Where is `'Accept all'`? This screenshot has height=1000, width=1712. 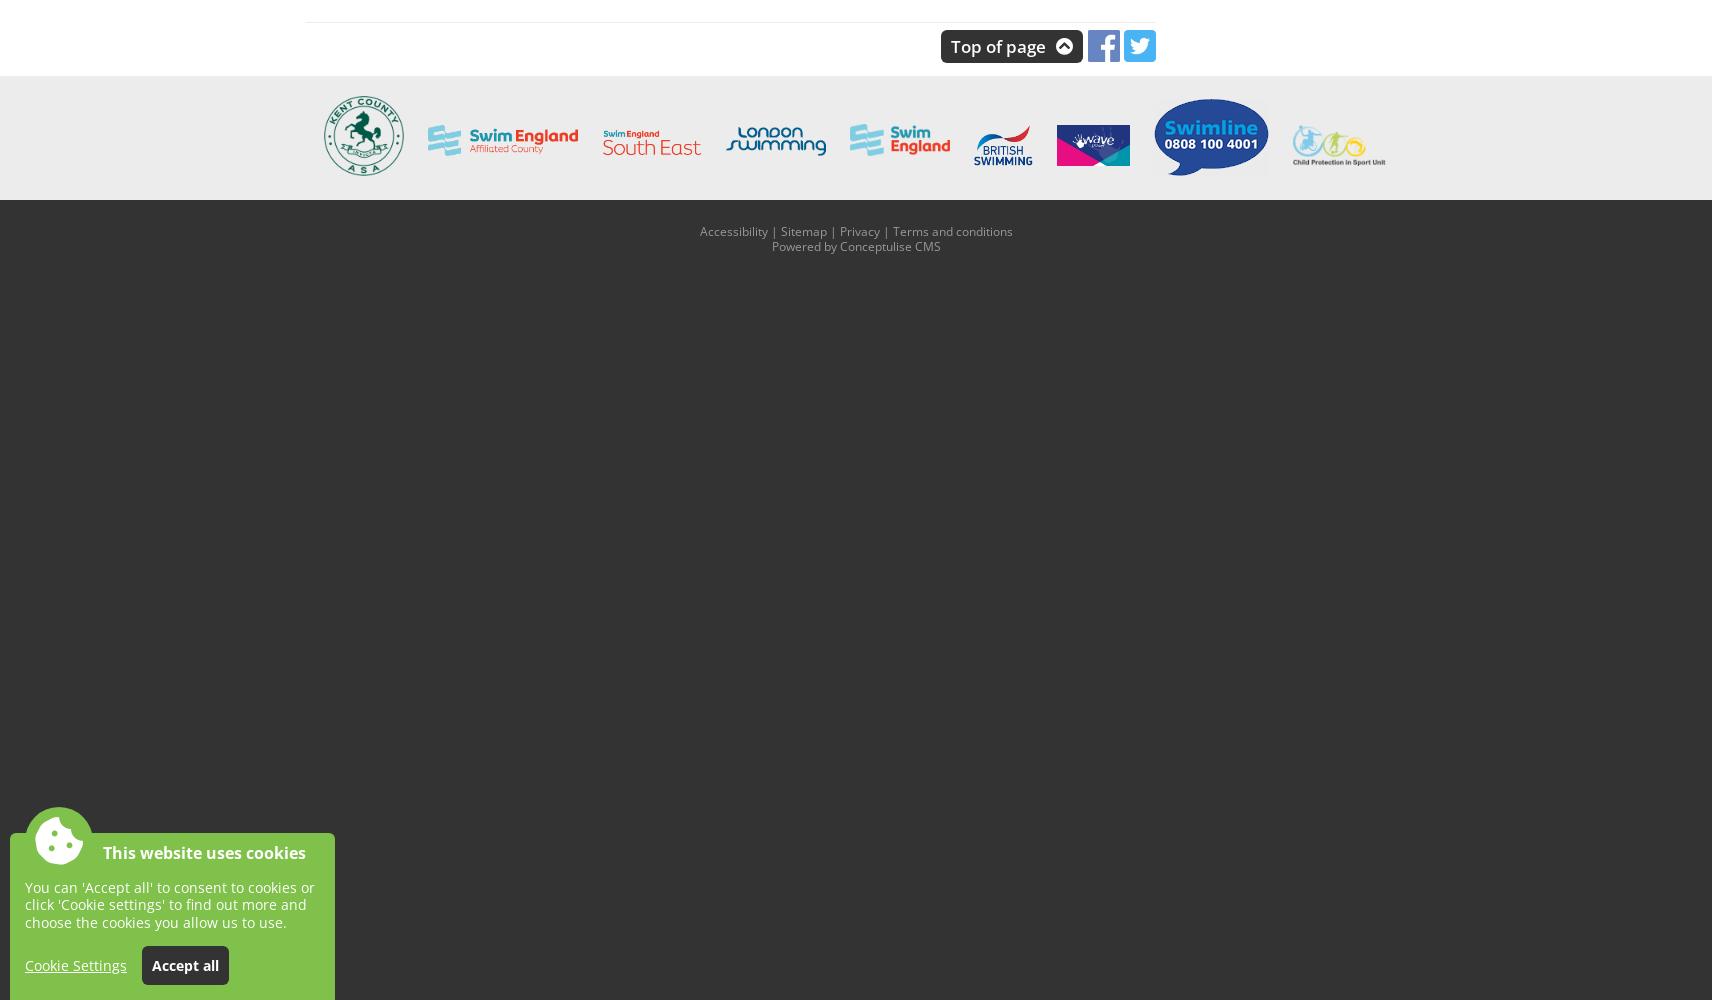 'Accept all' is located at coordinates (184, 964).